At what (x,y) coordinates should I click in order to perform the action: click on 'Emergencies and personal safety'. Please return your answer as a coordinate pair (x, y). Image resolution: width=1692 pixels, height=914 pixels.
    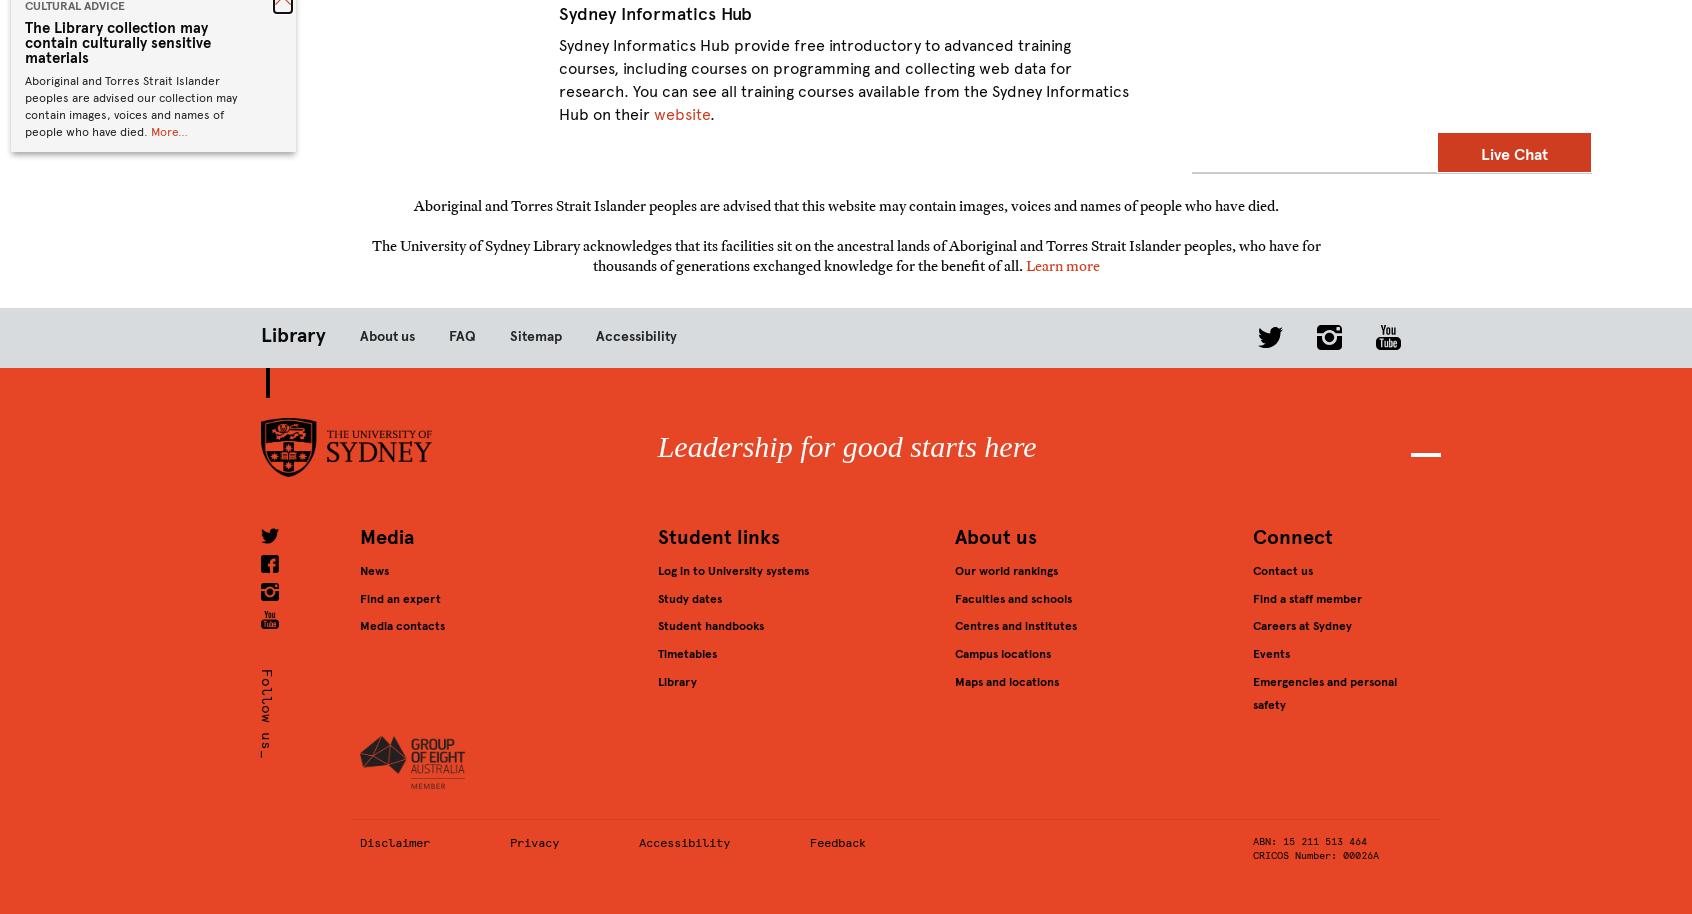
    Looking at the image, I should click on (1322, 691).